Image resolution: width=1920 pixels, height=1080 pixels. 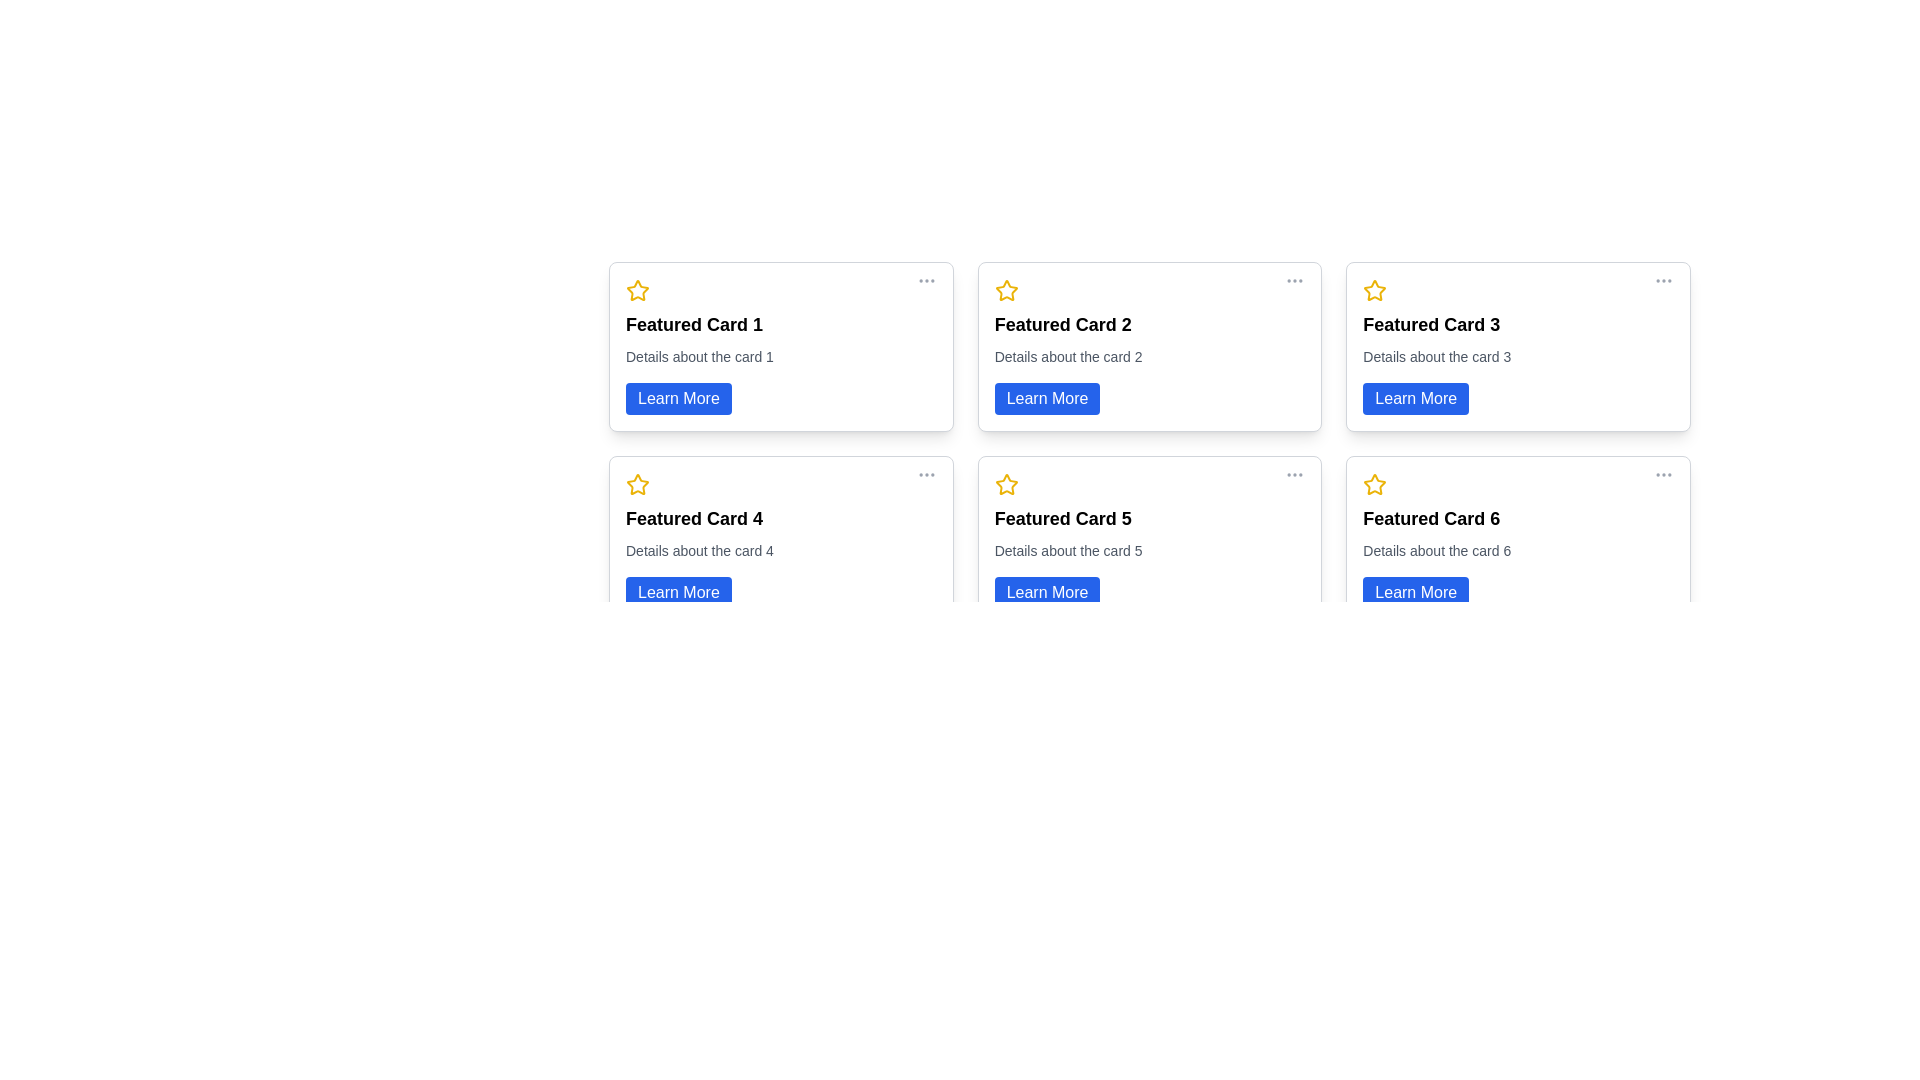 What do you see at coordinates (1046, 398) in the screenshot?
I see `the 'Learn More' button located at the bottom of 'Featured Card 2'` at bounding box center [1046, 398].